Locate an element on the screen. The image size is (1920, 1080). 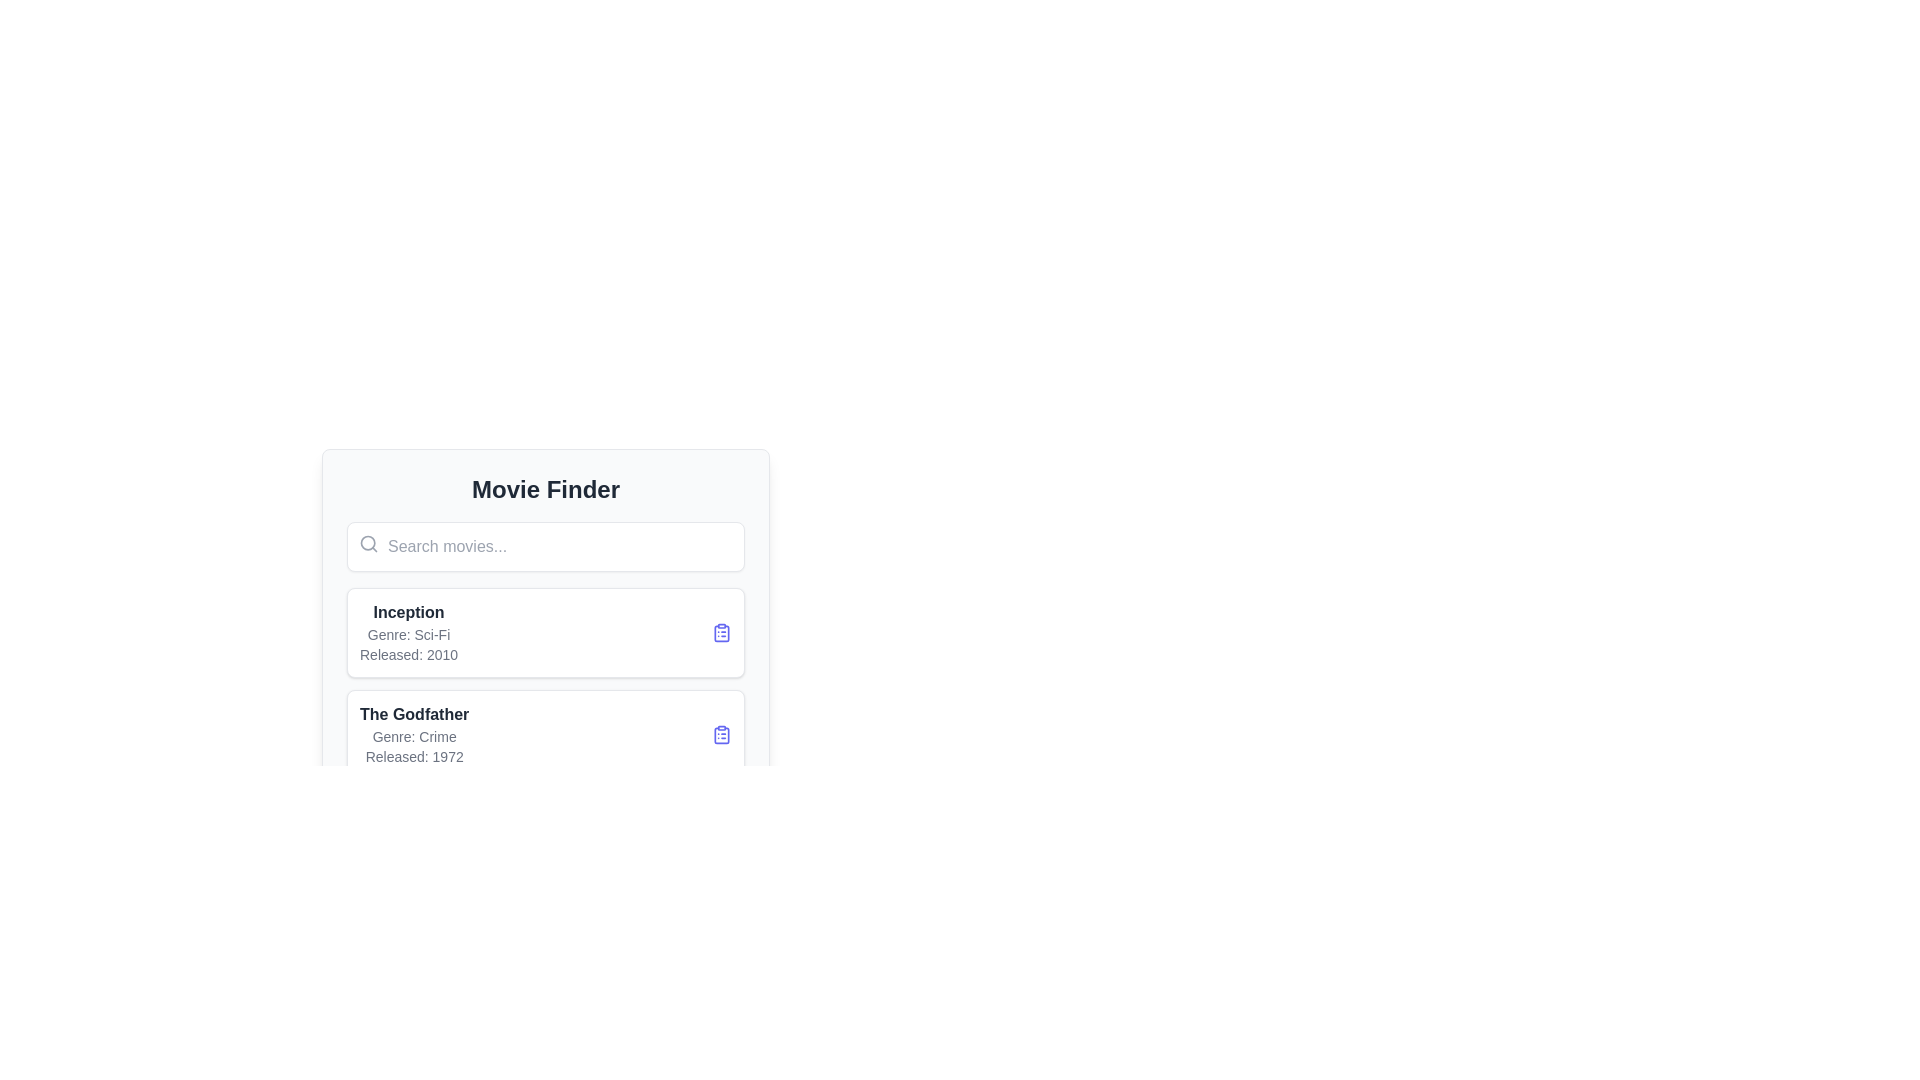
the circular gray magnifying glass icon located in the upper left corner of the search input box, which is associated with the placeholder text 'Search movies...' is located at coordinates (369, 543).